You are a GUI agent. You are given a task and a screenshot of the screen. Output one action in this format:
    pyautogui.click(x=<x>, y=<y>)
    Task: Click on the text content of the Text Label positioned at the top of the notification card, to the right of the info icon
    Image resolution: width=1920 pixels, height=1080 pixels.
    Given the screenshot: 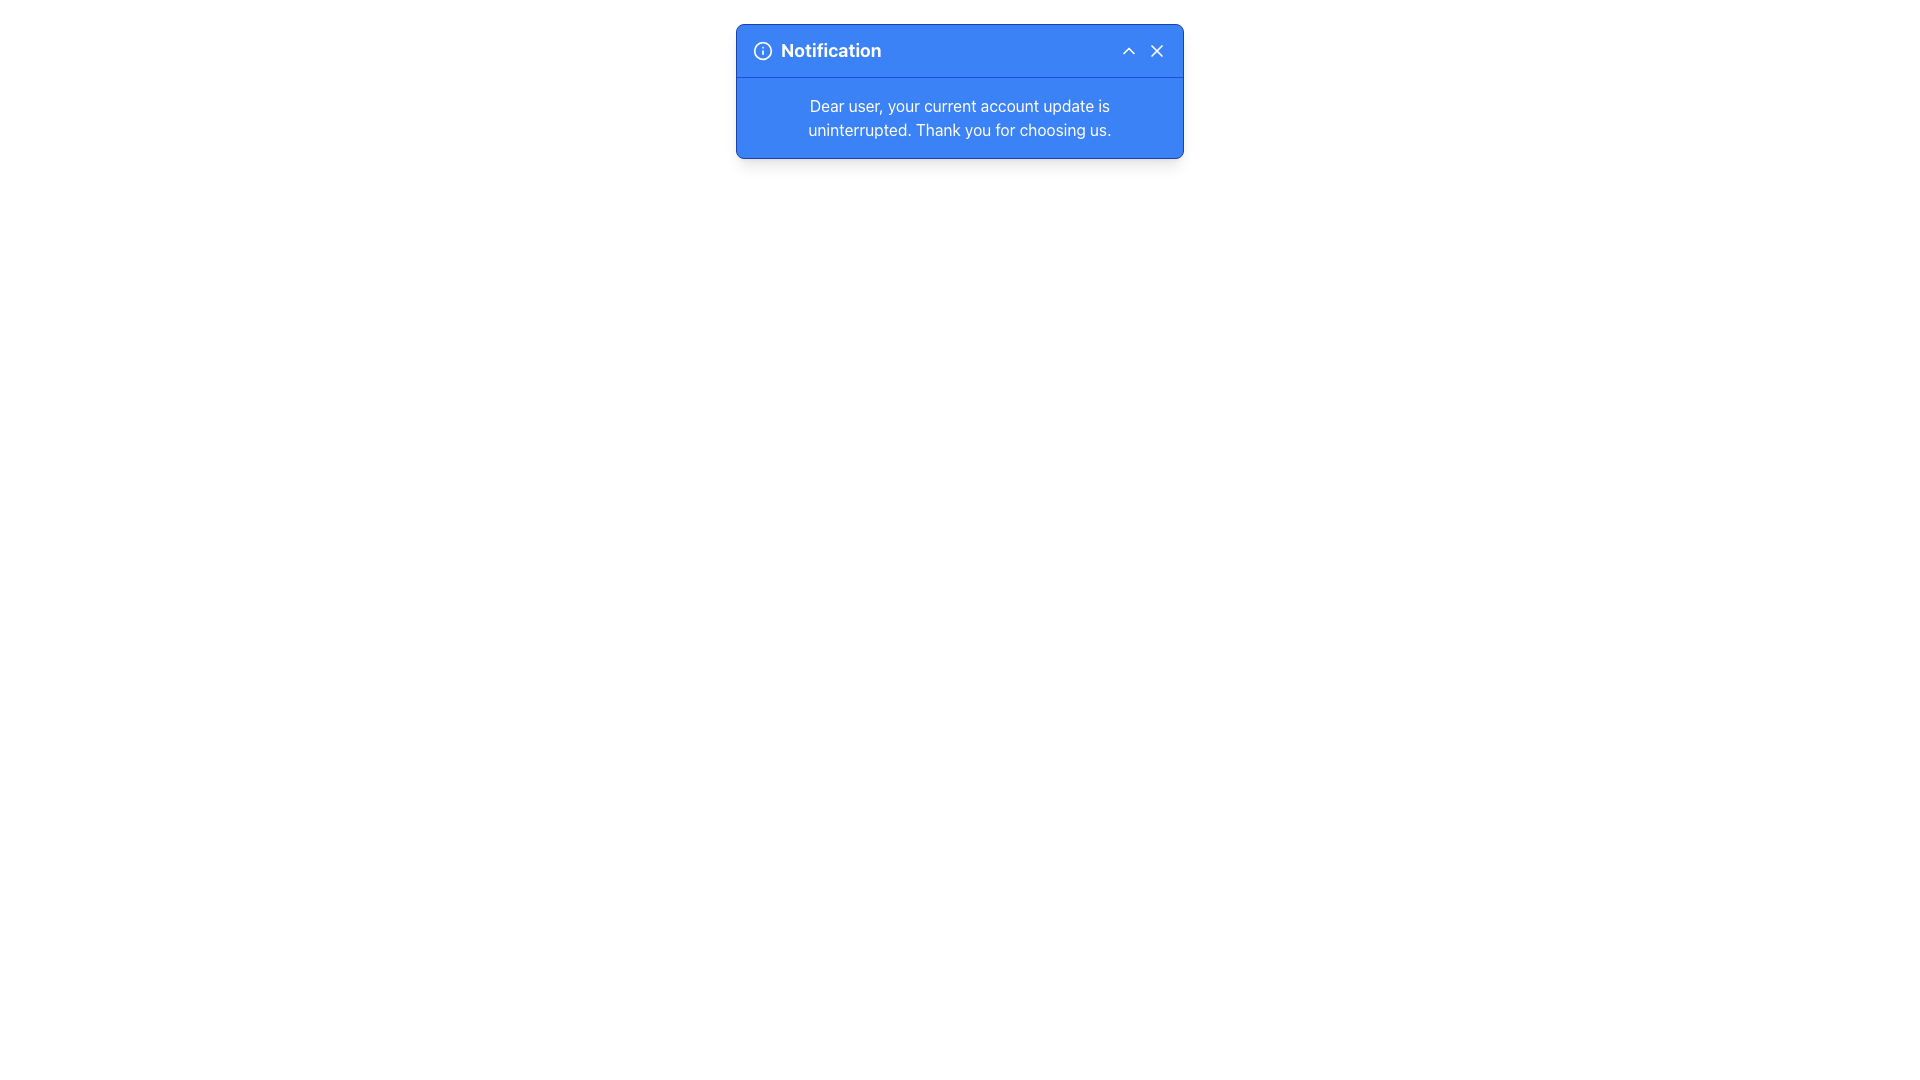 What is the action you would take?
    pyautogui.click(x=831, y=49)
    